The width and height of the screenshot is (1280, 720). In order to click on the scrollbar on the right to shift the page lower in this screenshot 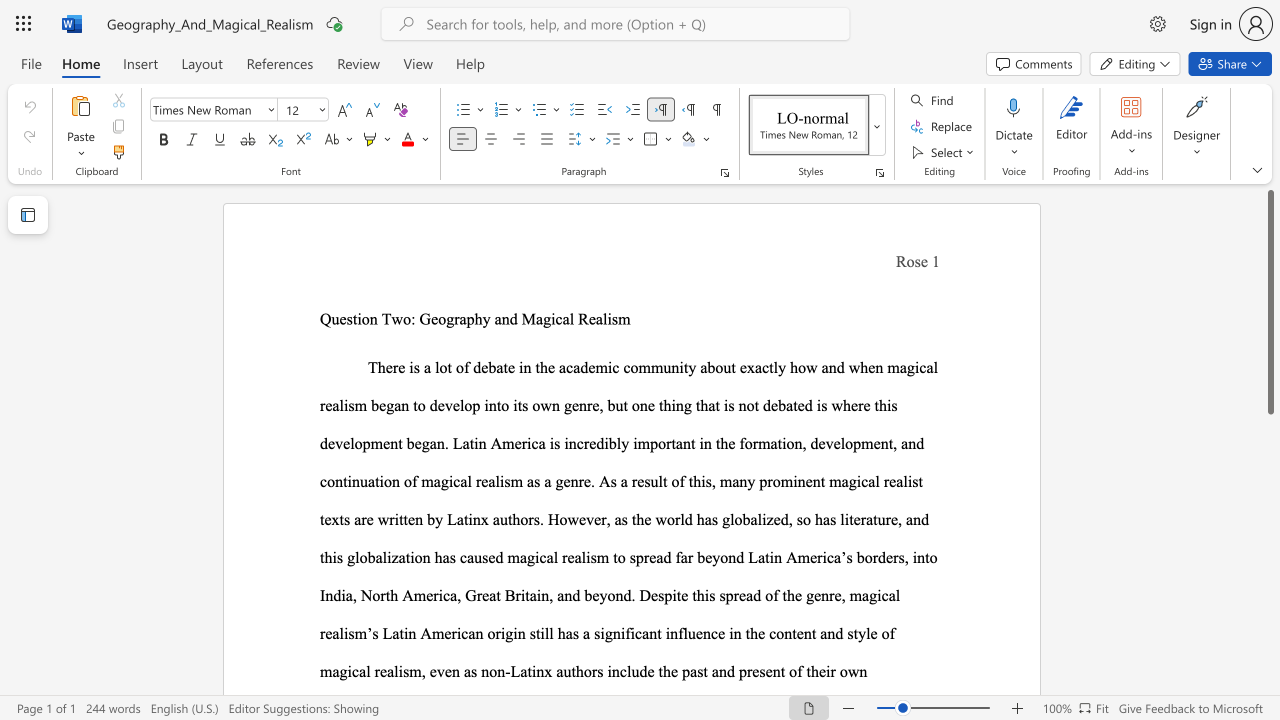, I will do `click(1269, 570)`.